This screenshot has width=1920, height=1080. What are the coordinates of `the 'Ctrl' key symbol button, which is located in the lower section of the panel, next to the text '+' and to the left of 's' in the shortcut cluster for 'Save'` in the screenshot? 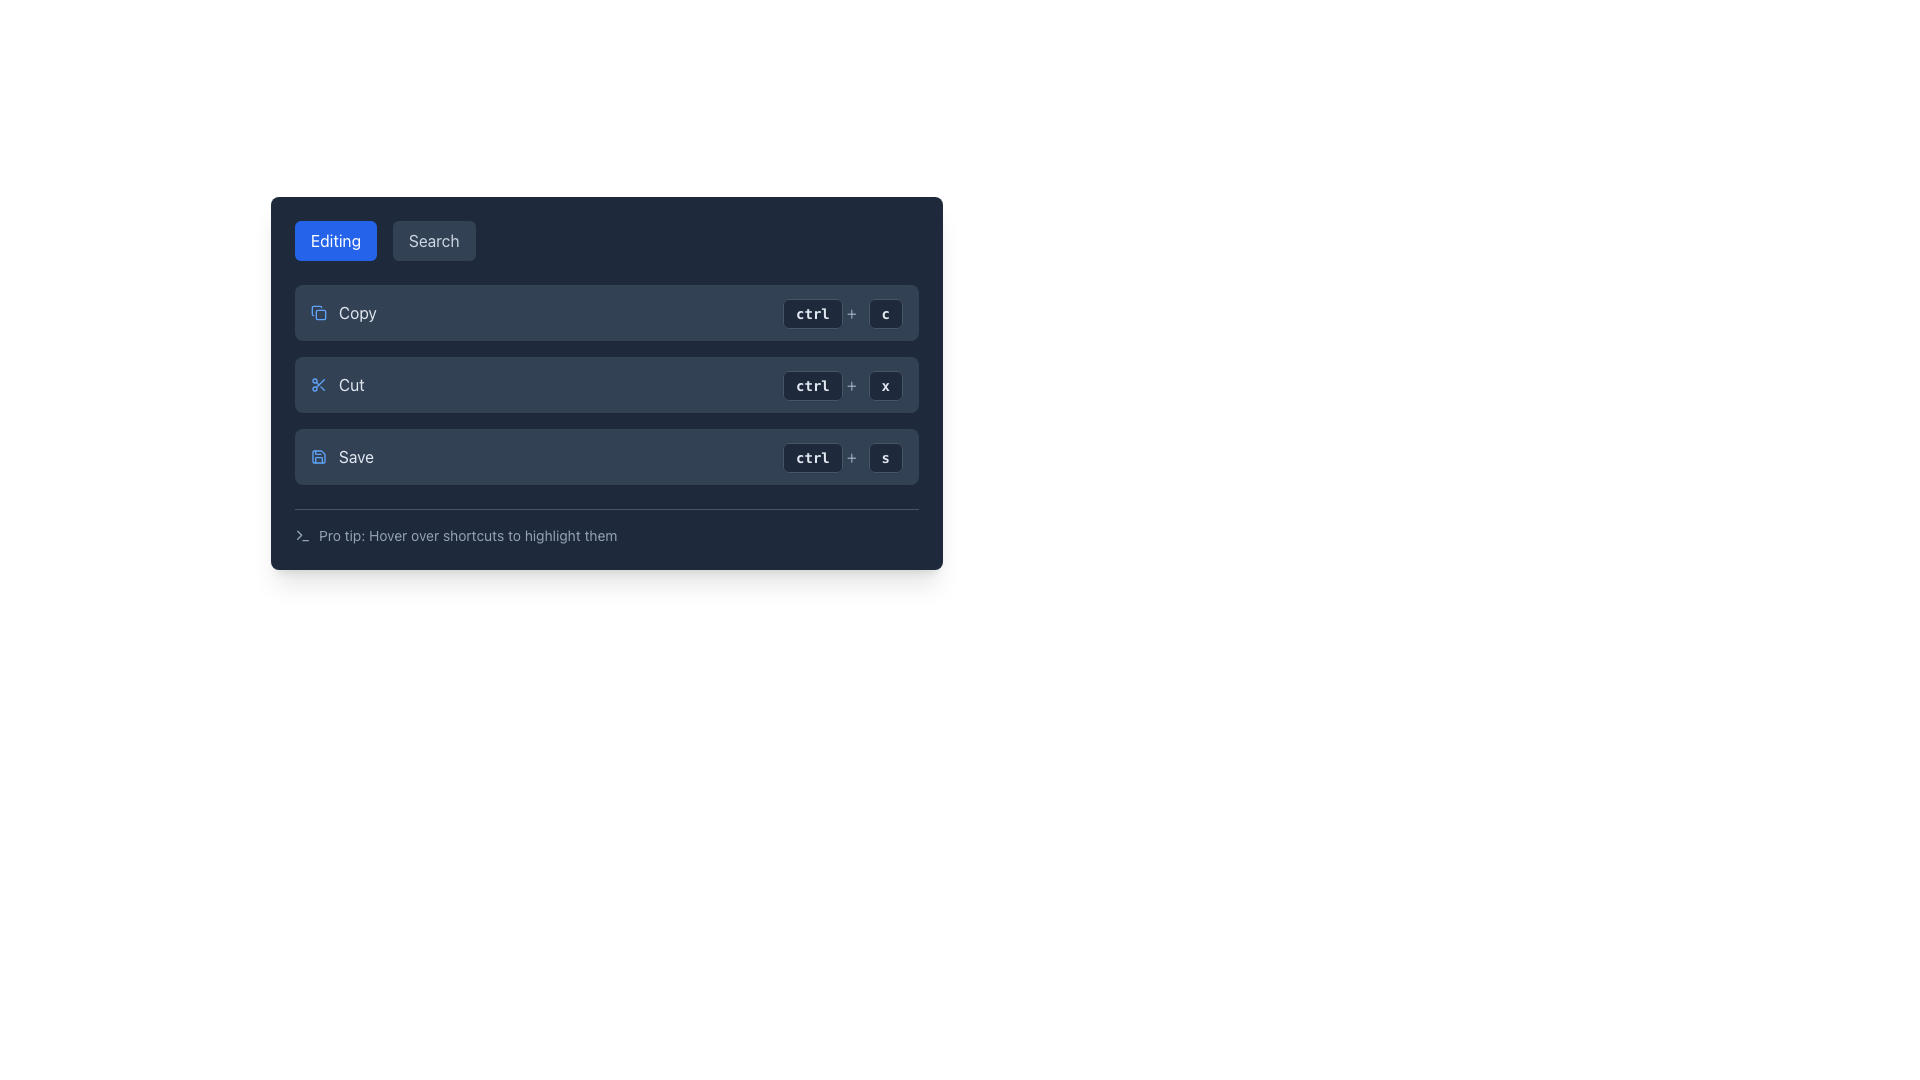 It's located at (812, 458).